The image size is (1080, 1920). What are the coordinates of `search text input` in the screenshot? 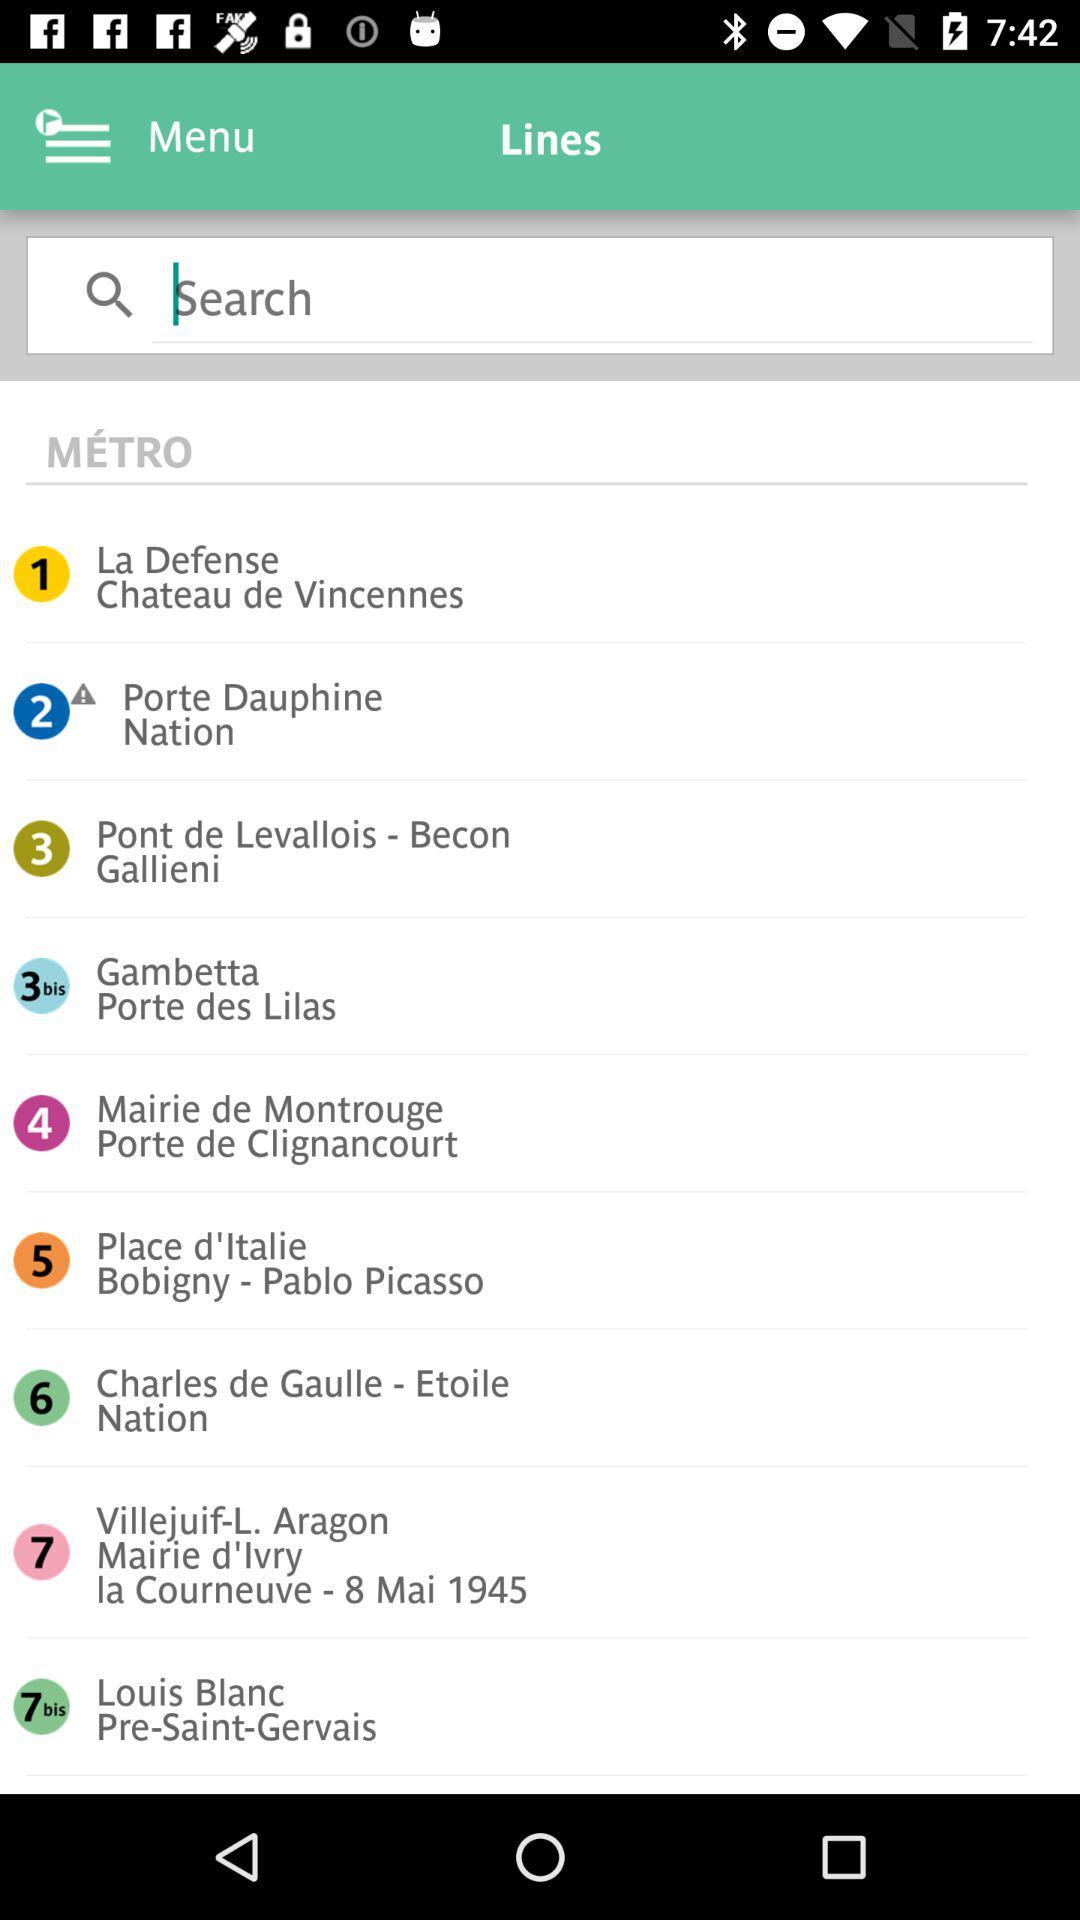 It's located at (591, 292).